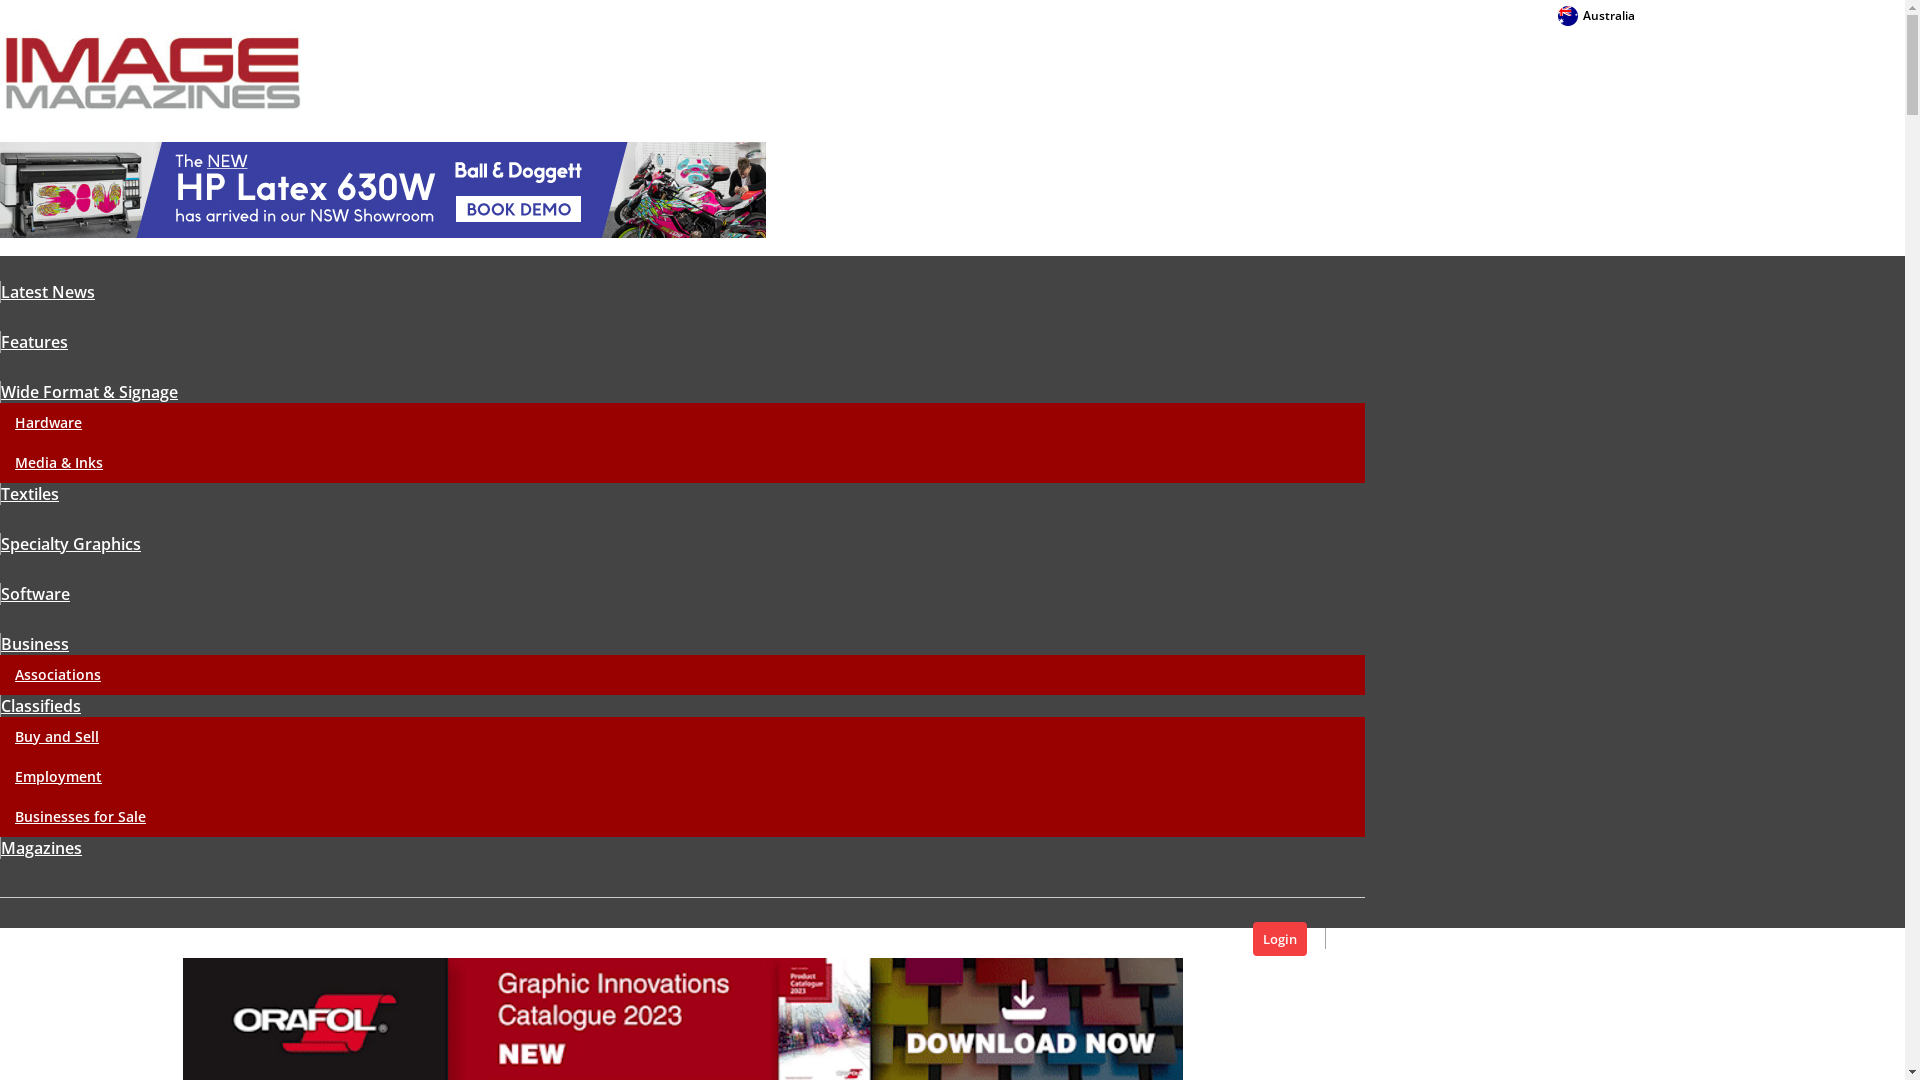  I want to click on 'Software', so click(0, 593).